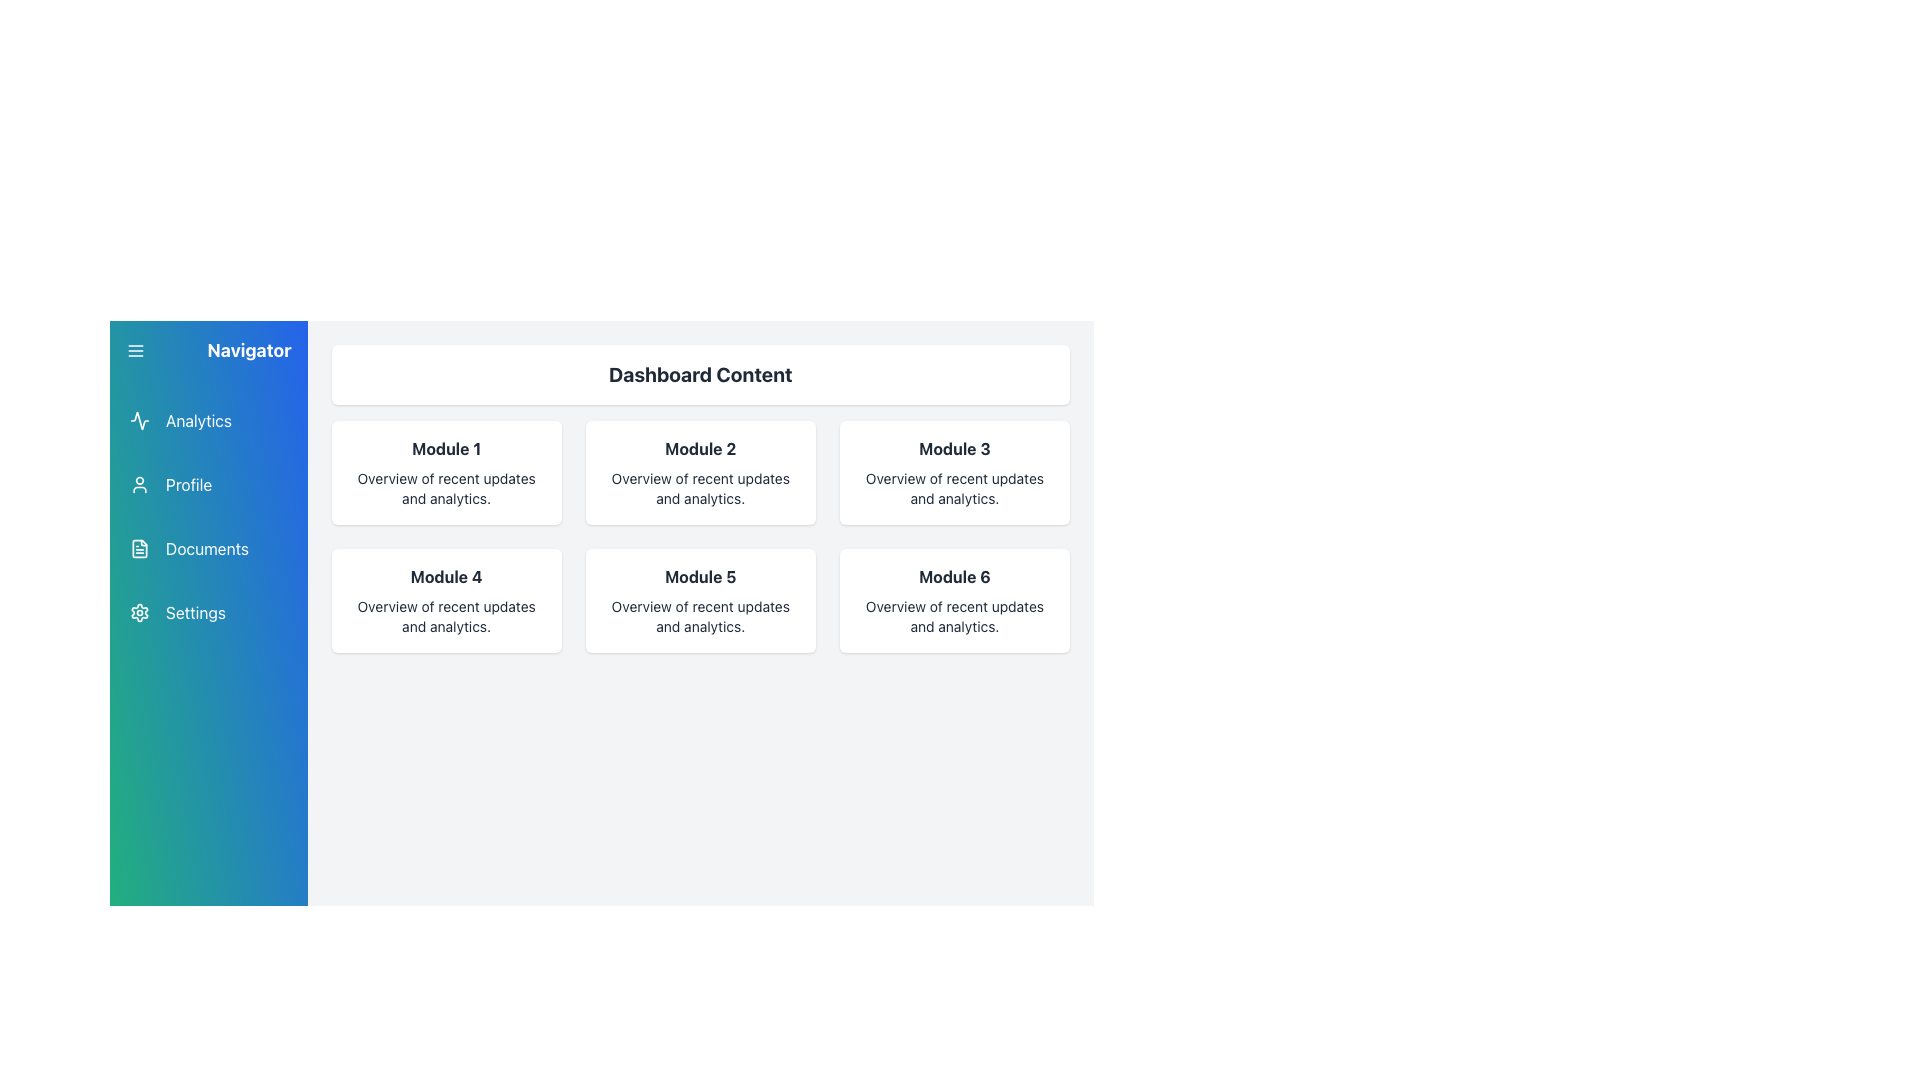 This screenshot has height=1080, width=1920. What do you see at coordinates (954, 447) in the screenshot?
I see `bolded text label 'Module 3' located in the top-right card of the grid on the 'Dashboard Content' page` at bounding box center [954, 447].